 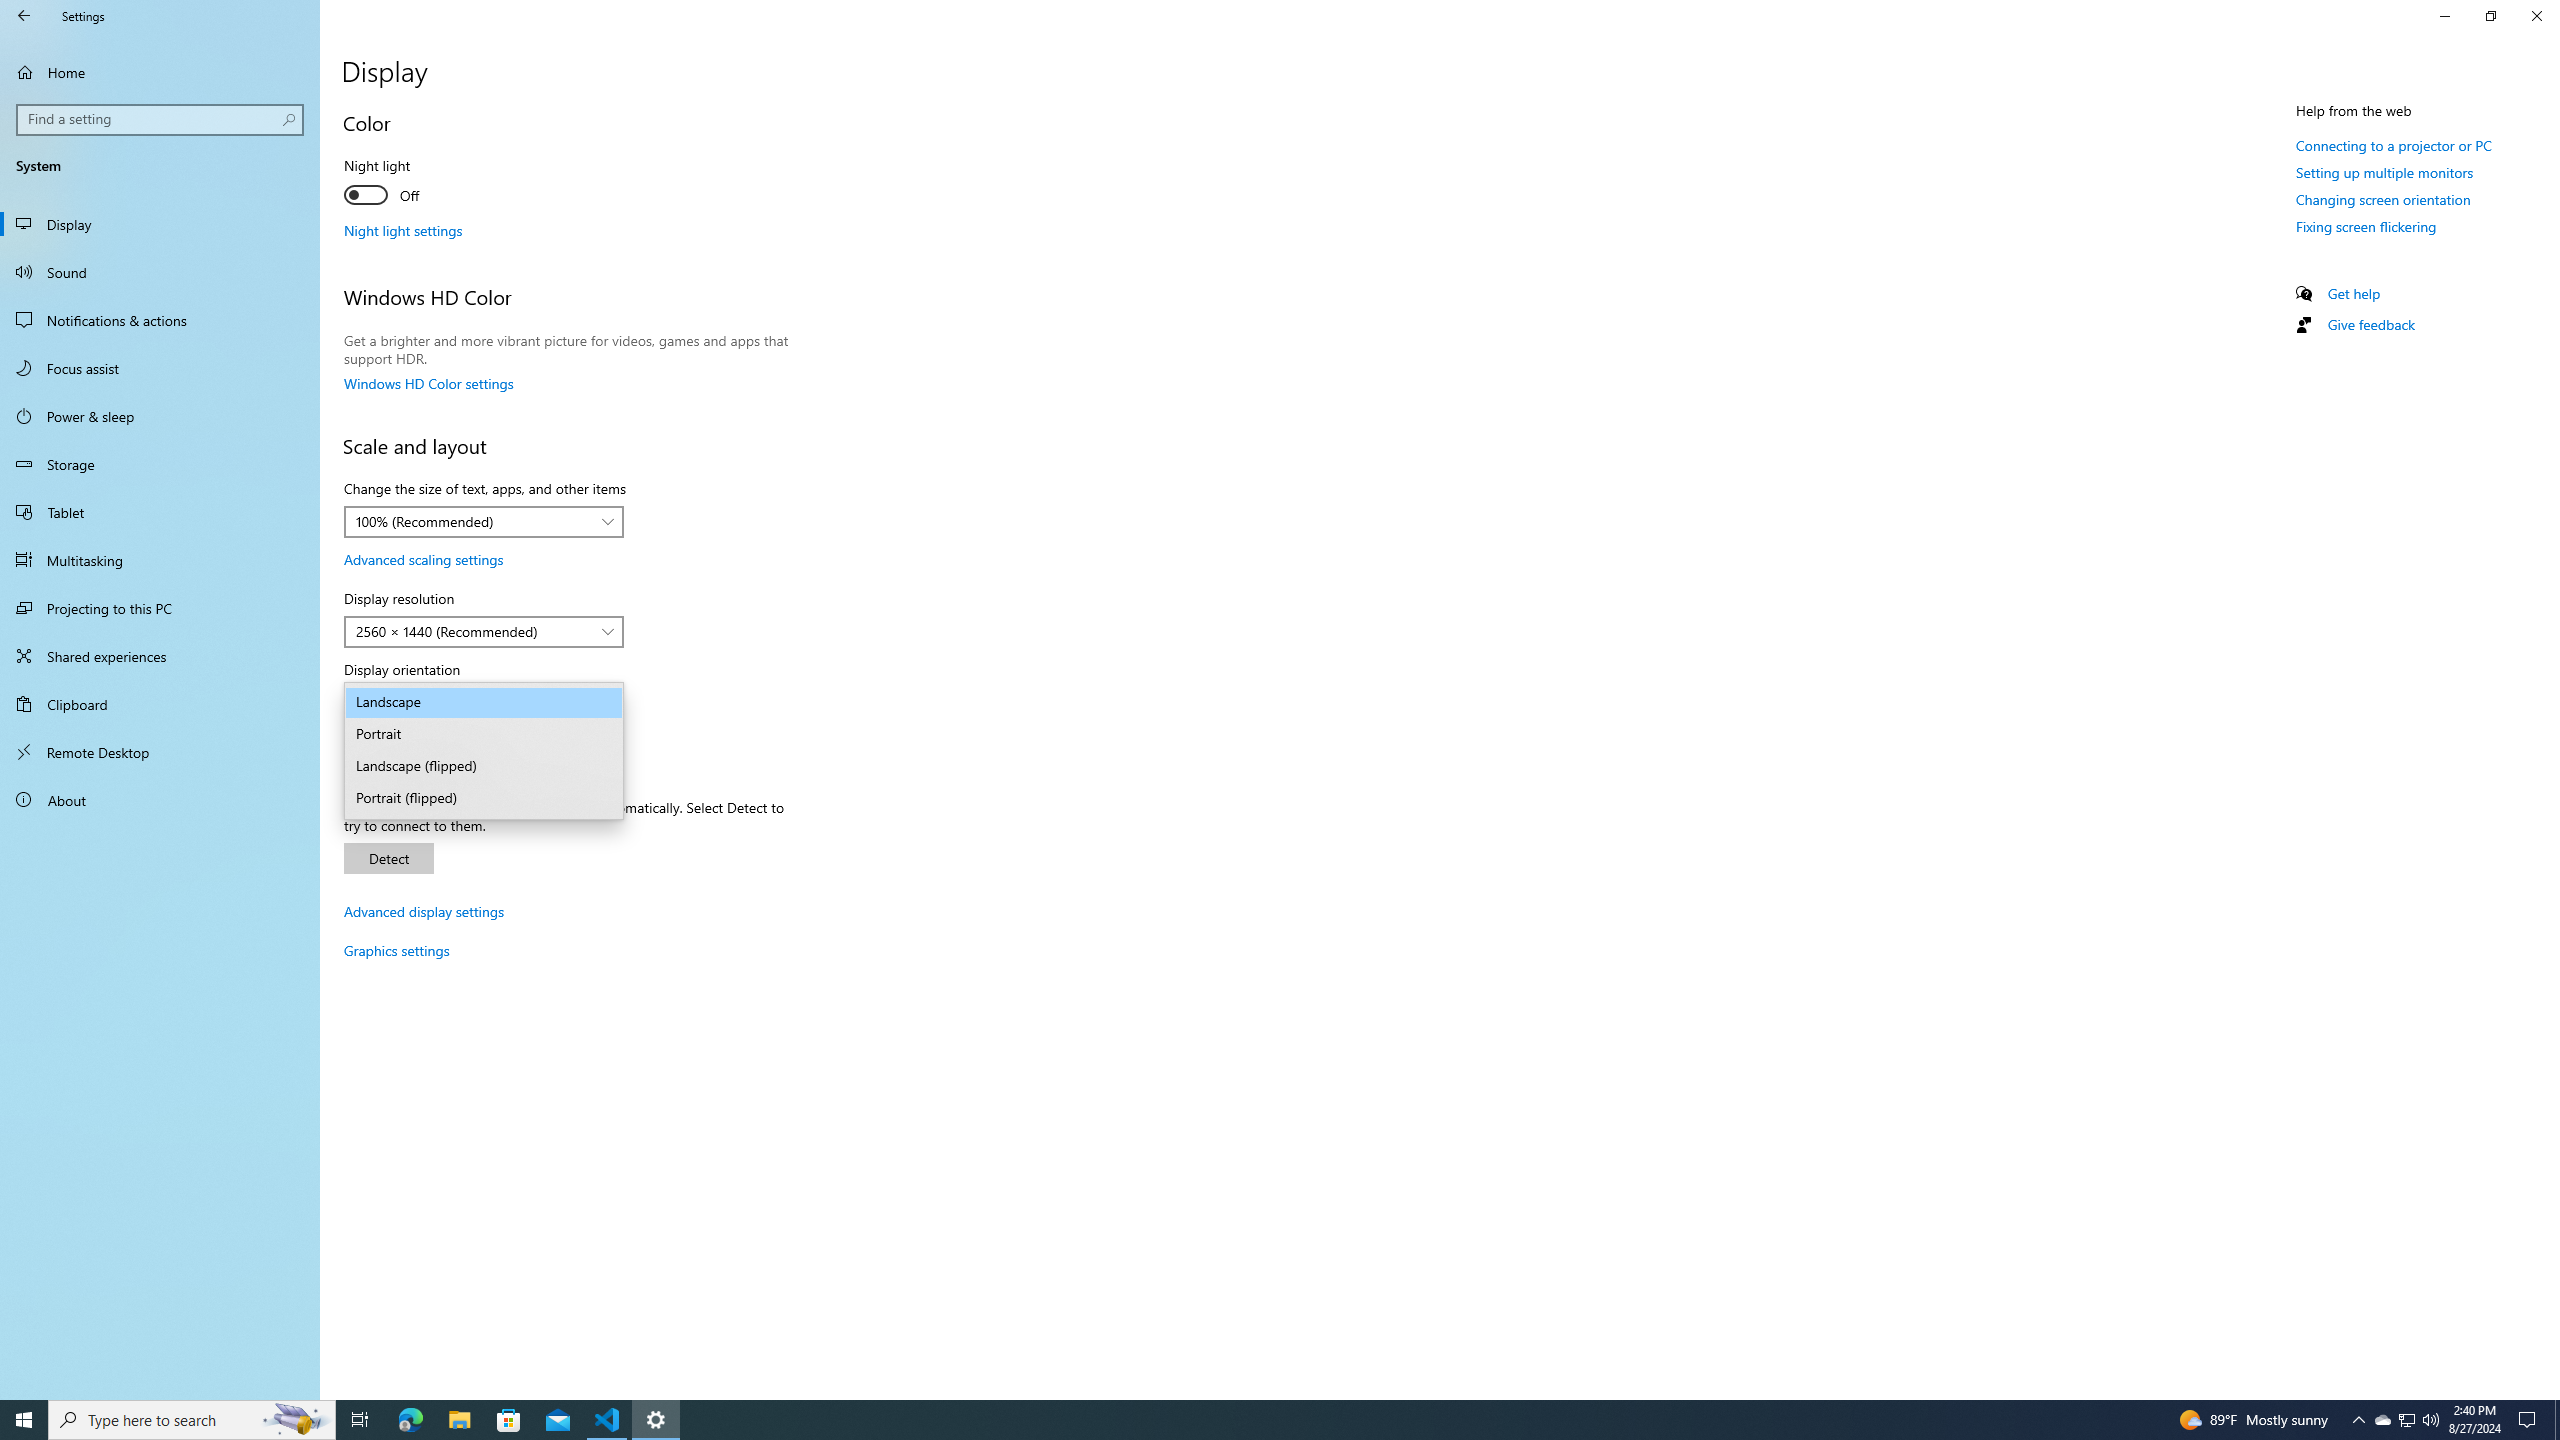 What do you see at coordinates (482, 766) in the screenshot?
I see `'Landscape (flipped)'` at bounding box center [482, 766].